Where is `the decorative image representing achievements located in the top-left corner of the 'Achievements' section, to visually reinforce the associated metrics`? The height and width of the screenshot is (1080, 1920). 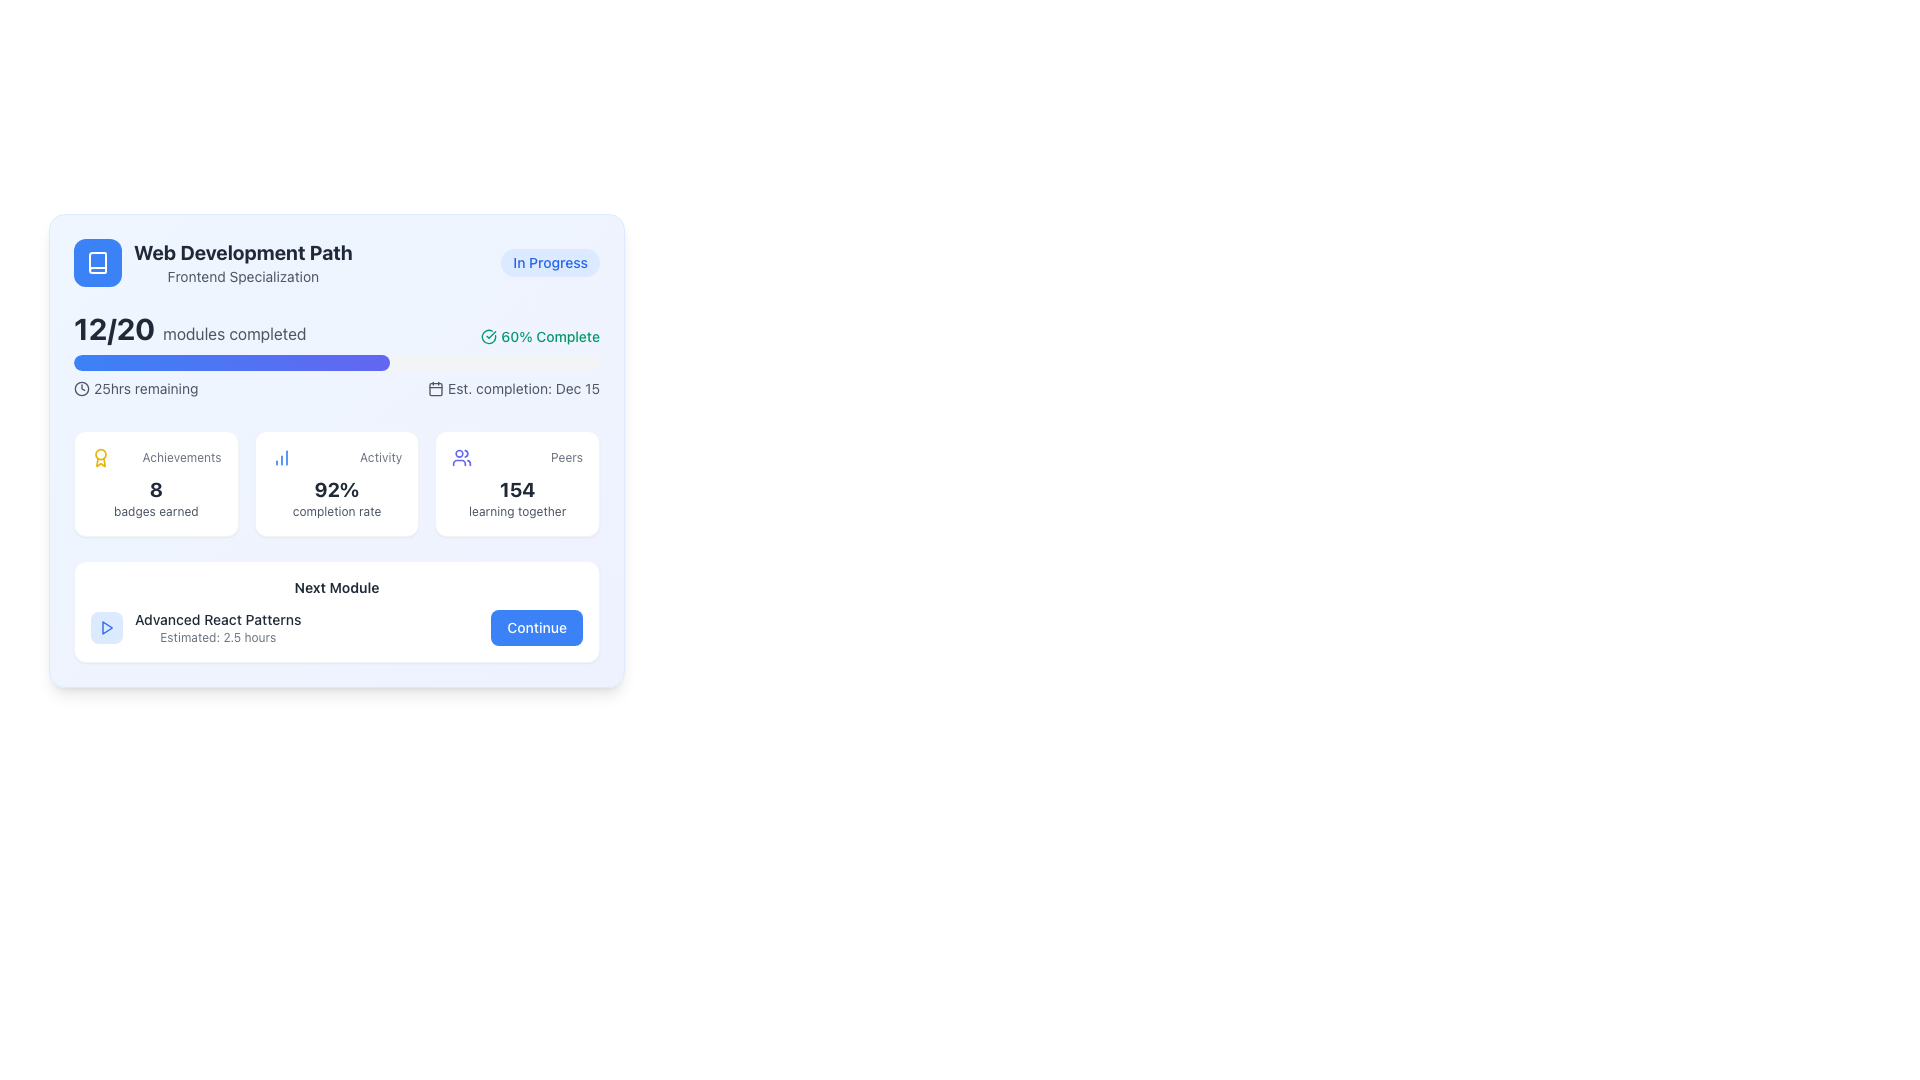
the decorative image representing achievements located in the top-left corner of the 'Achievements' section, to visually reinforce the associated metrics is located at coordinates (99, 458).